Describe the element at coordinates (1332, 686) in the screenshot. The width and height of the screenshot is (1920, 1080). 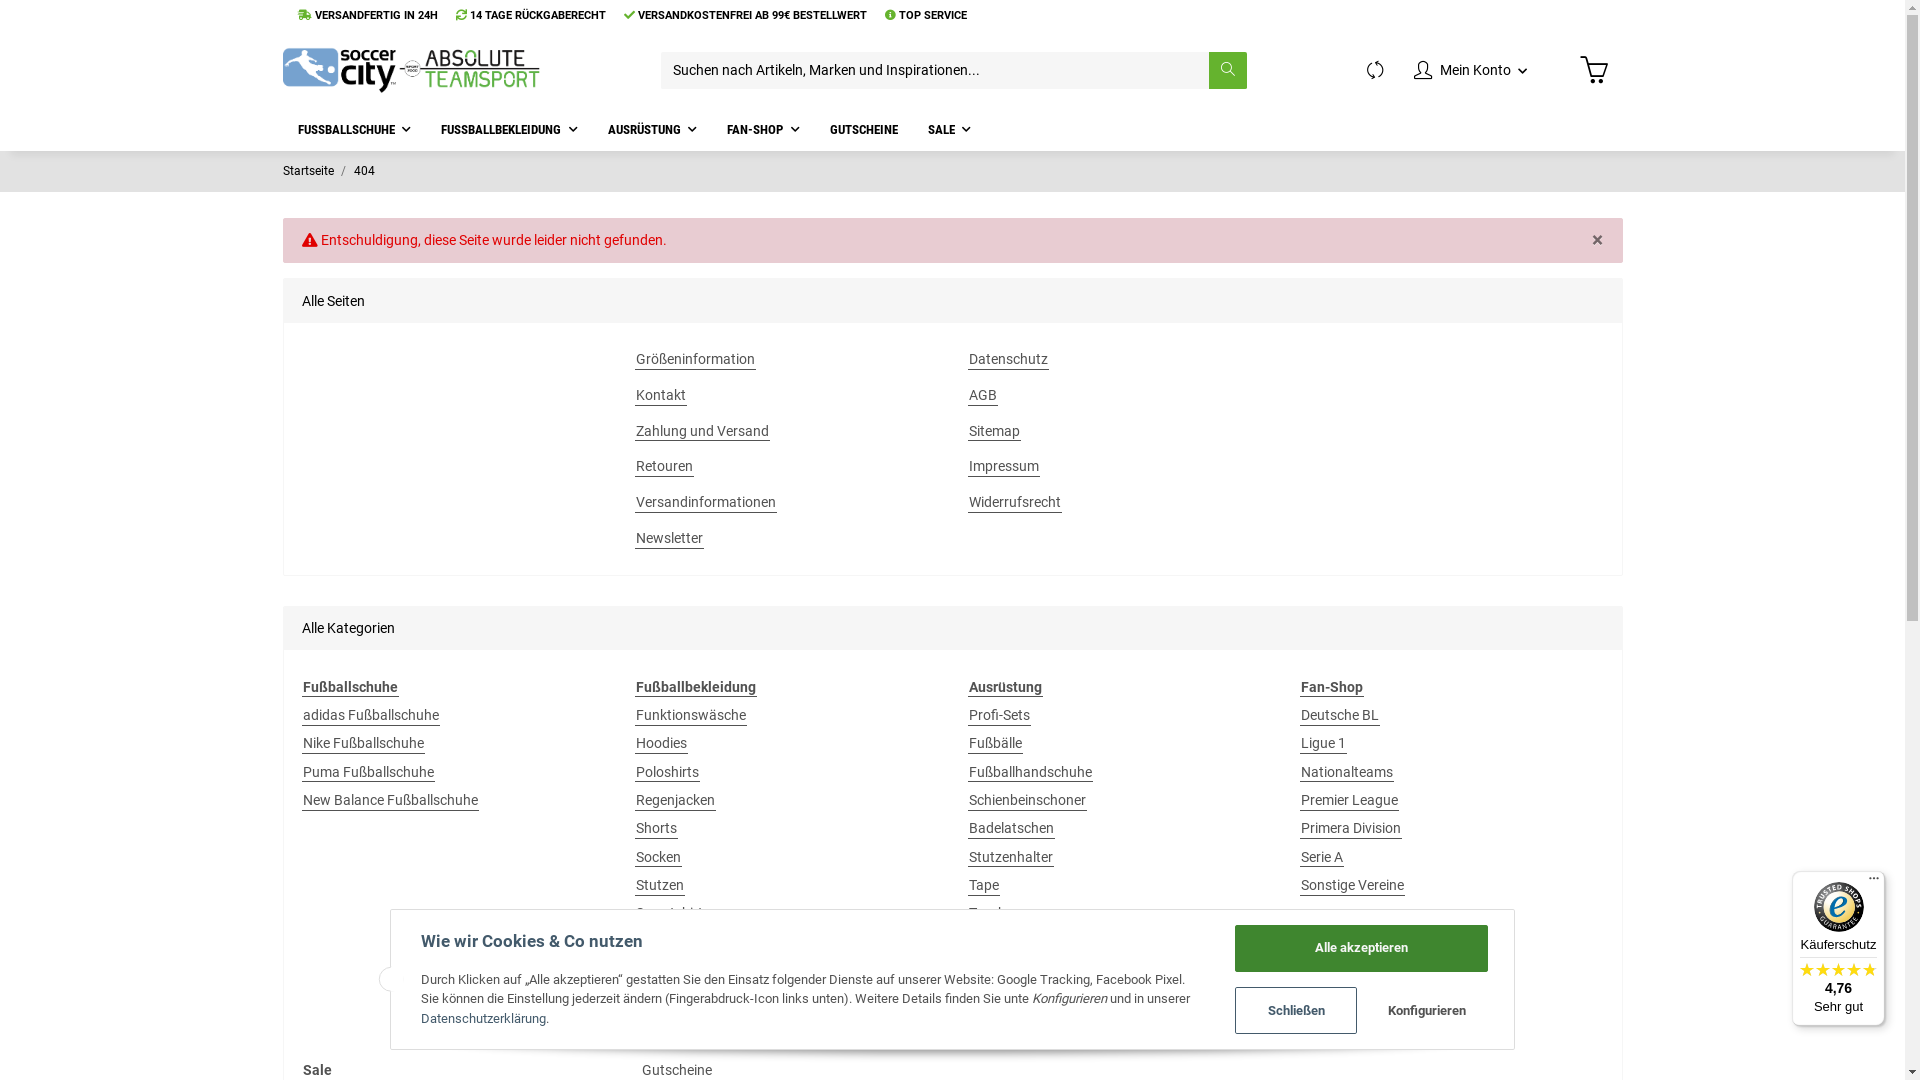
I see `'Fan-Shop'` at that location.